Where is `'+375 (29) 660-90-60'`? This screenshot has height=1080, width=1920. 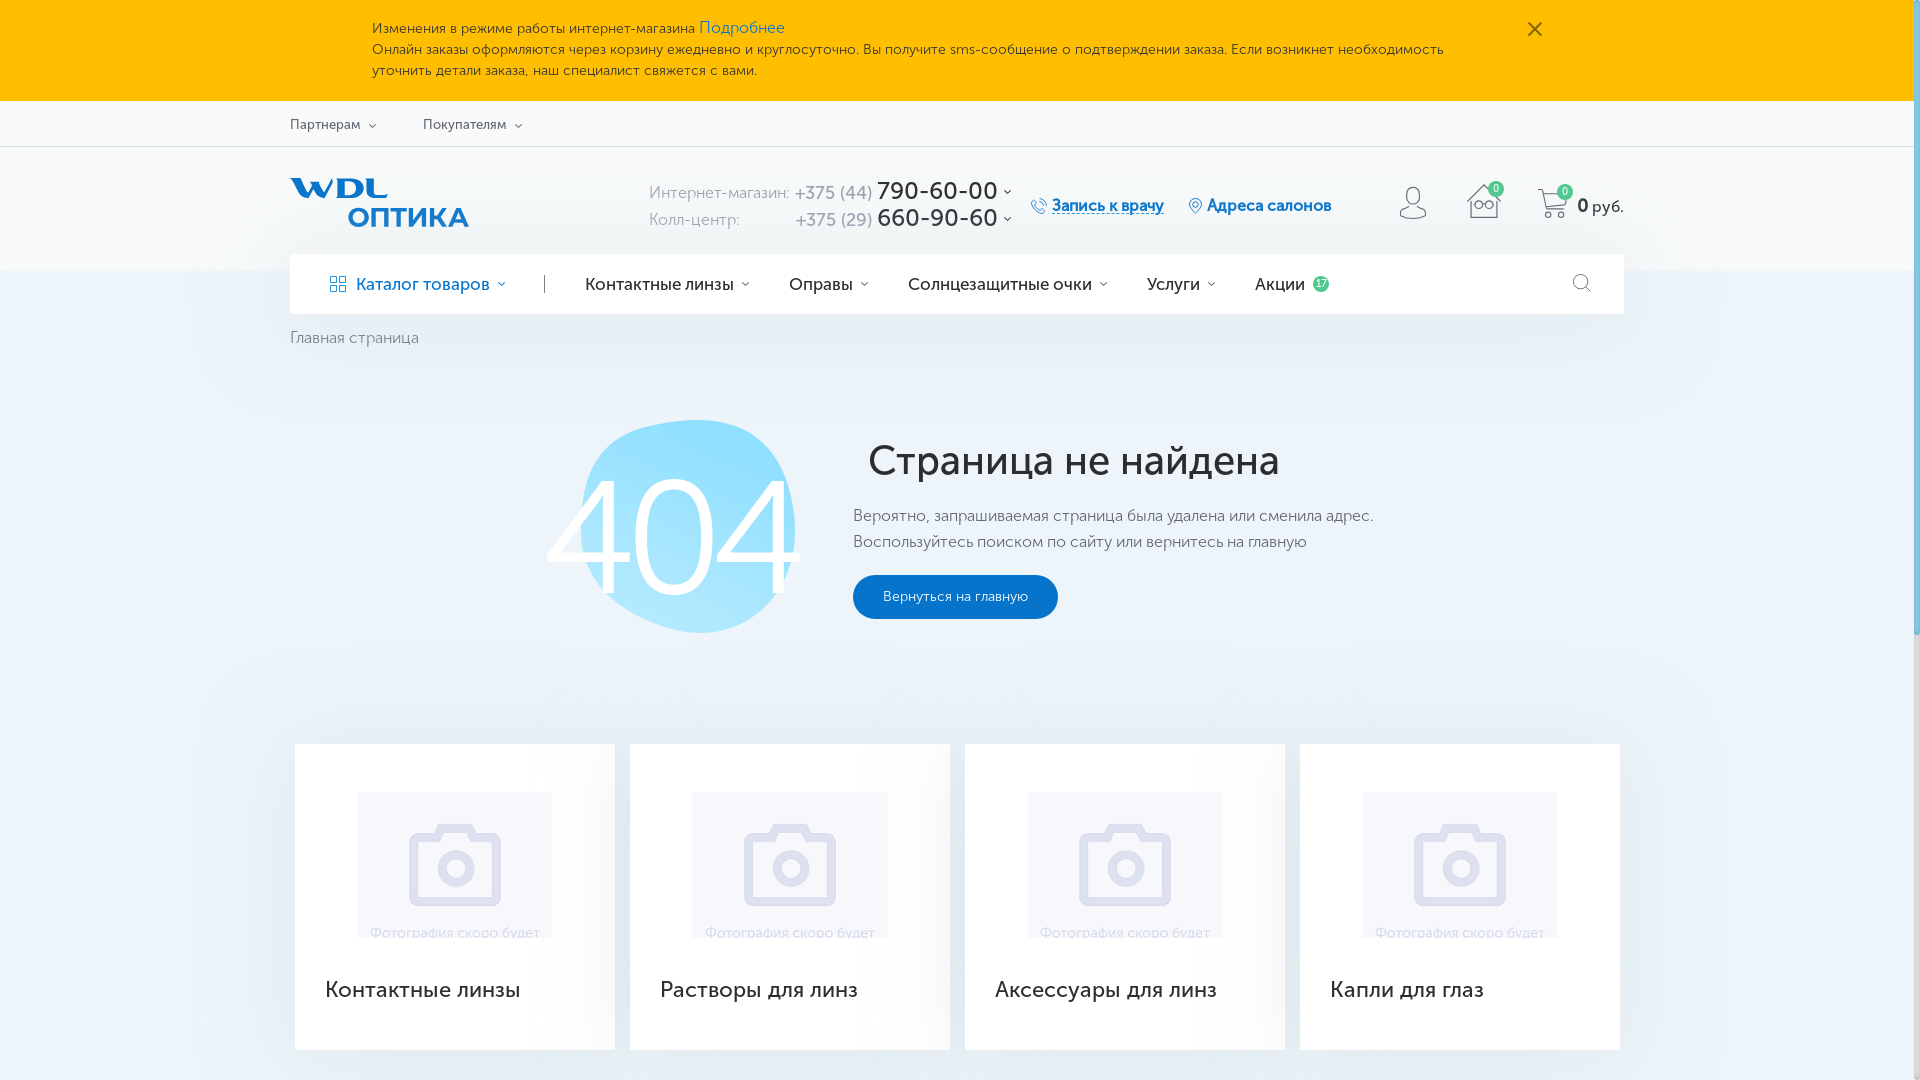 '+375 (29) 660-90-60' is located at coordinates (896, 217).